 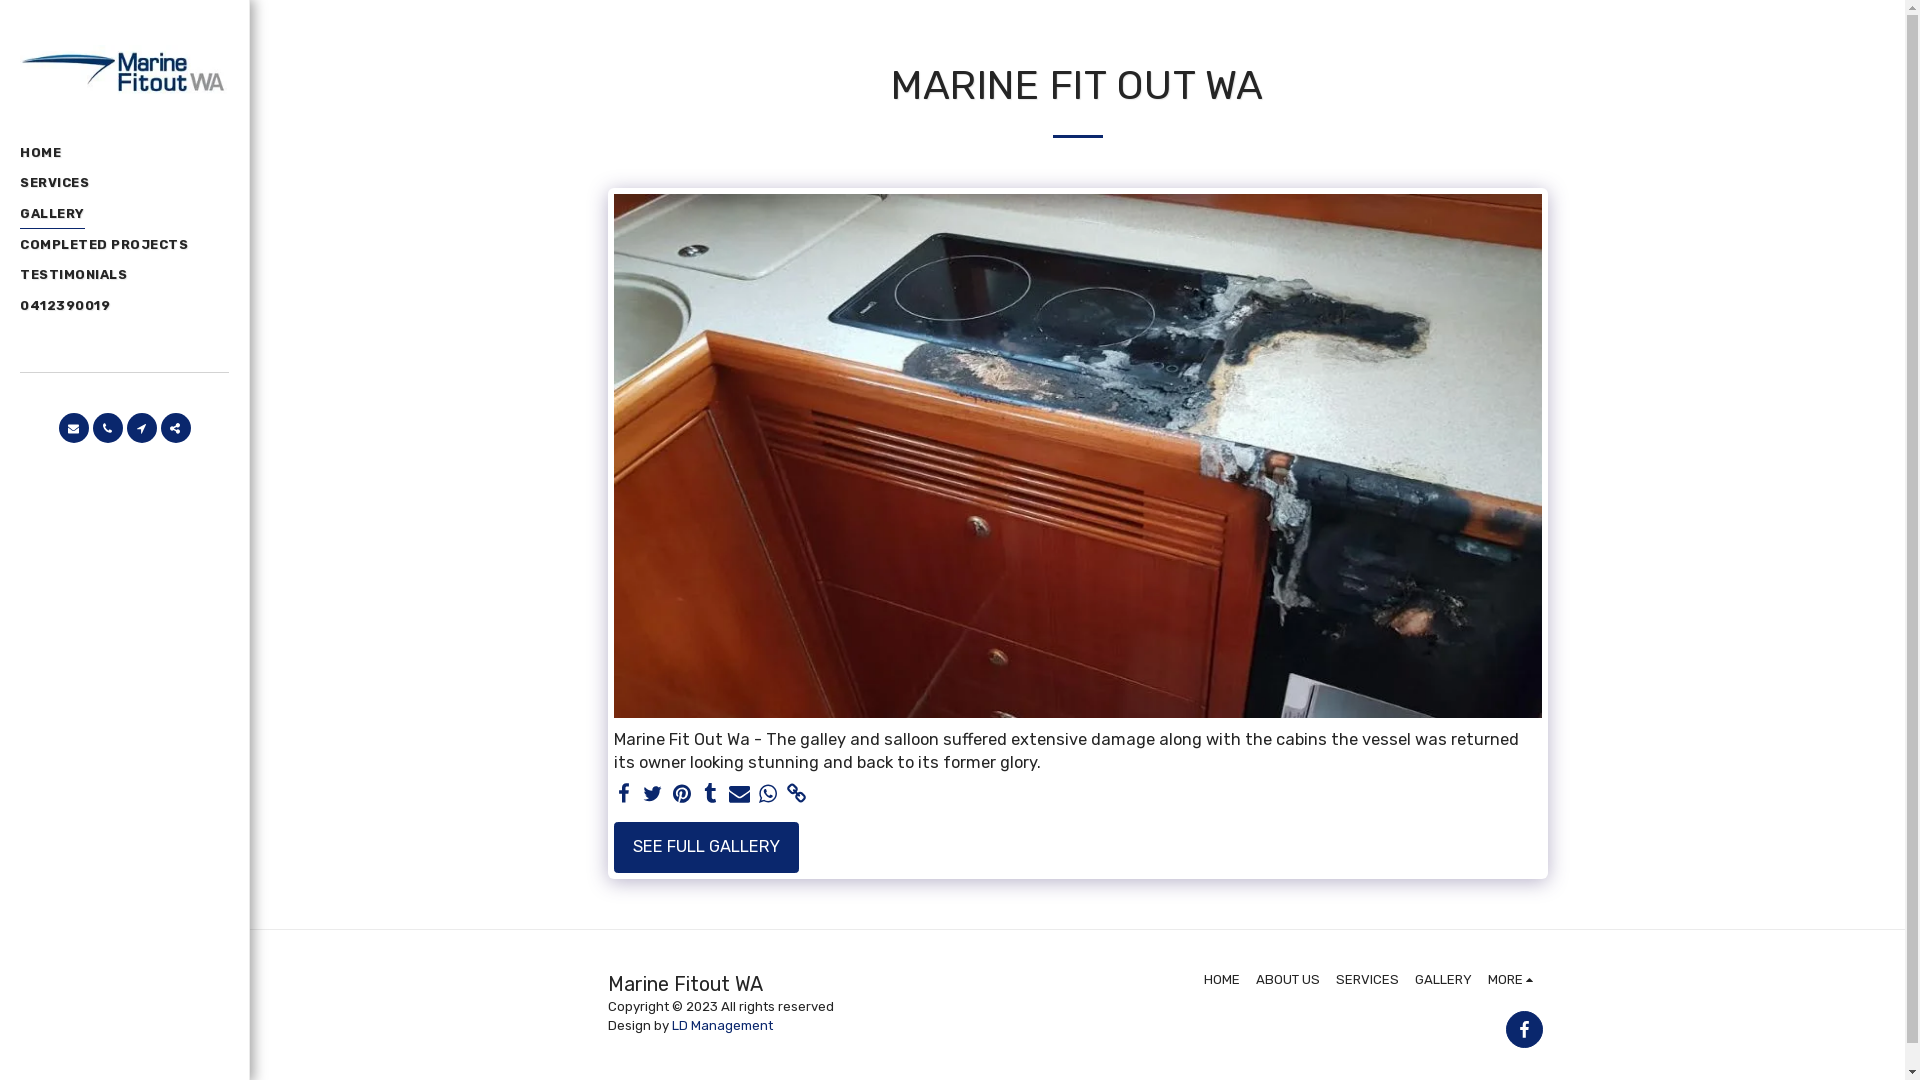 What do you see at coordinates (103, 244) in the screenshot?
I see `'COMPLETED PROJECTS'` at bounding box center [103, 244].